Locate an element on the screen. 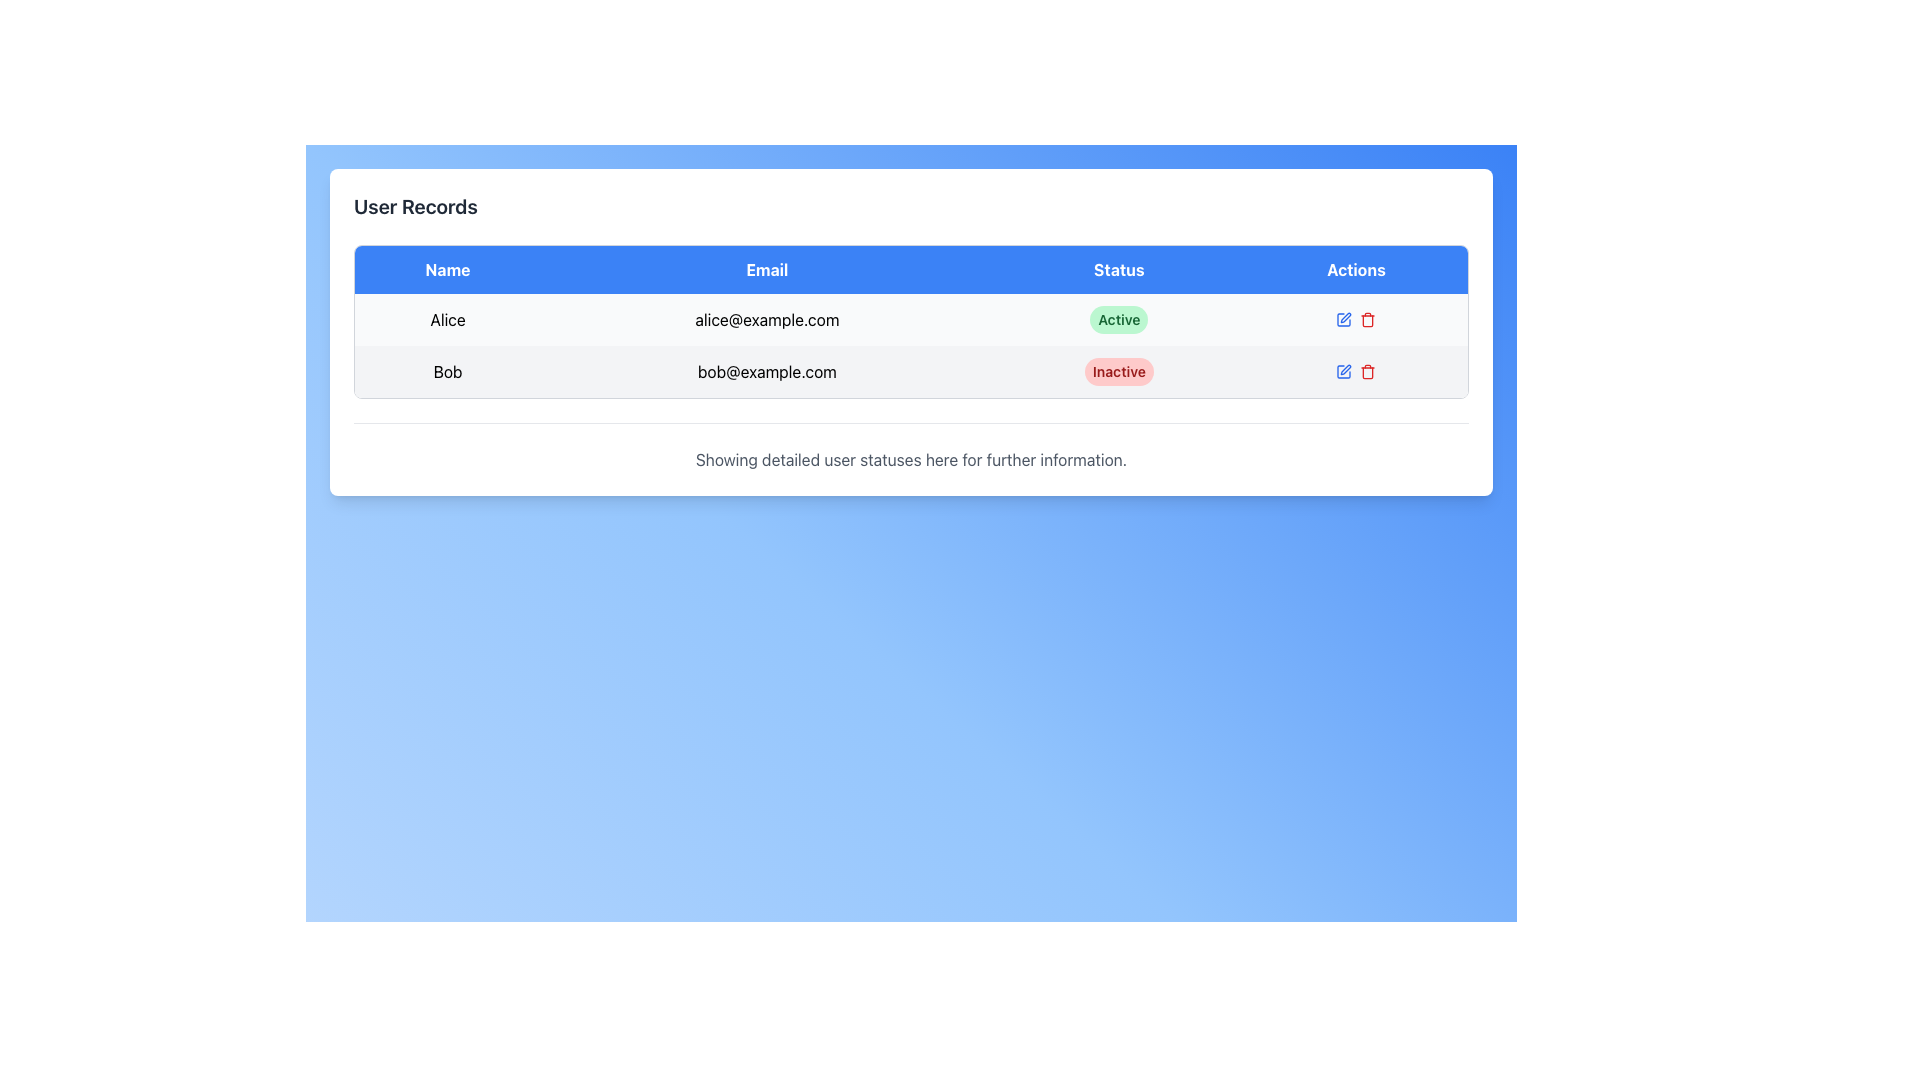  the blue icon in the Action control group located in the last column under the 'Actions' header of the second row in the user records table, aligned with the email 'bob@example.com' and the status 'Inactive' is located at coordinates (1356, 371).